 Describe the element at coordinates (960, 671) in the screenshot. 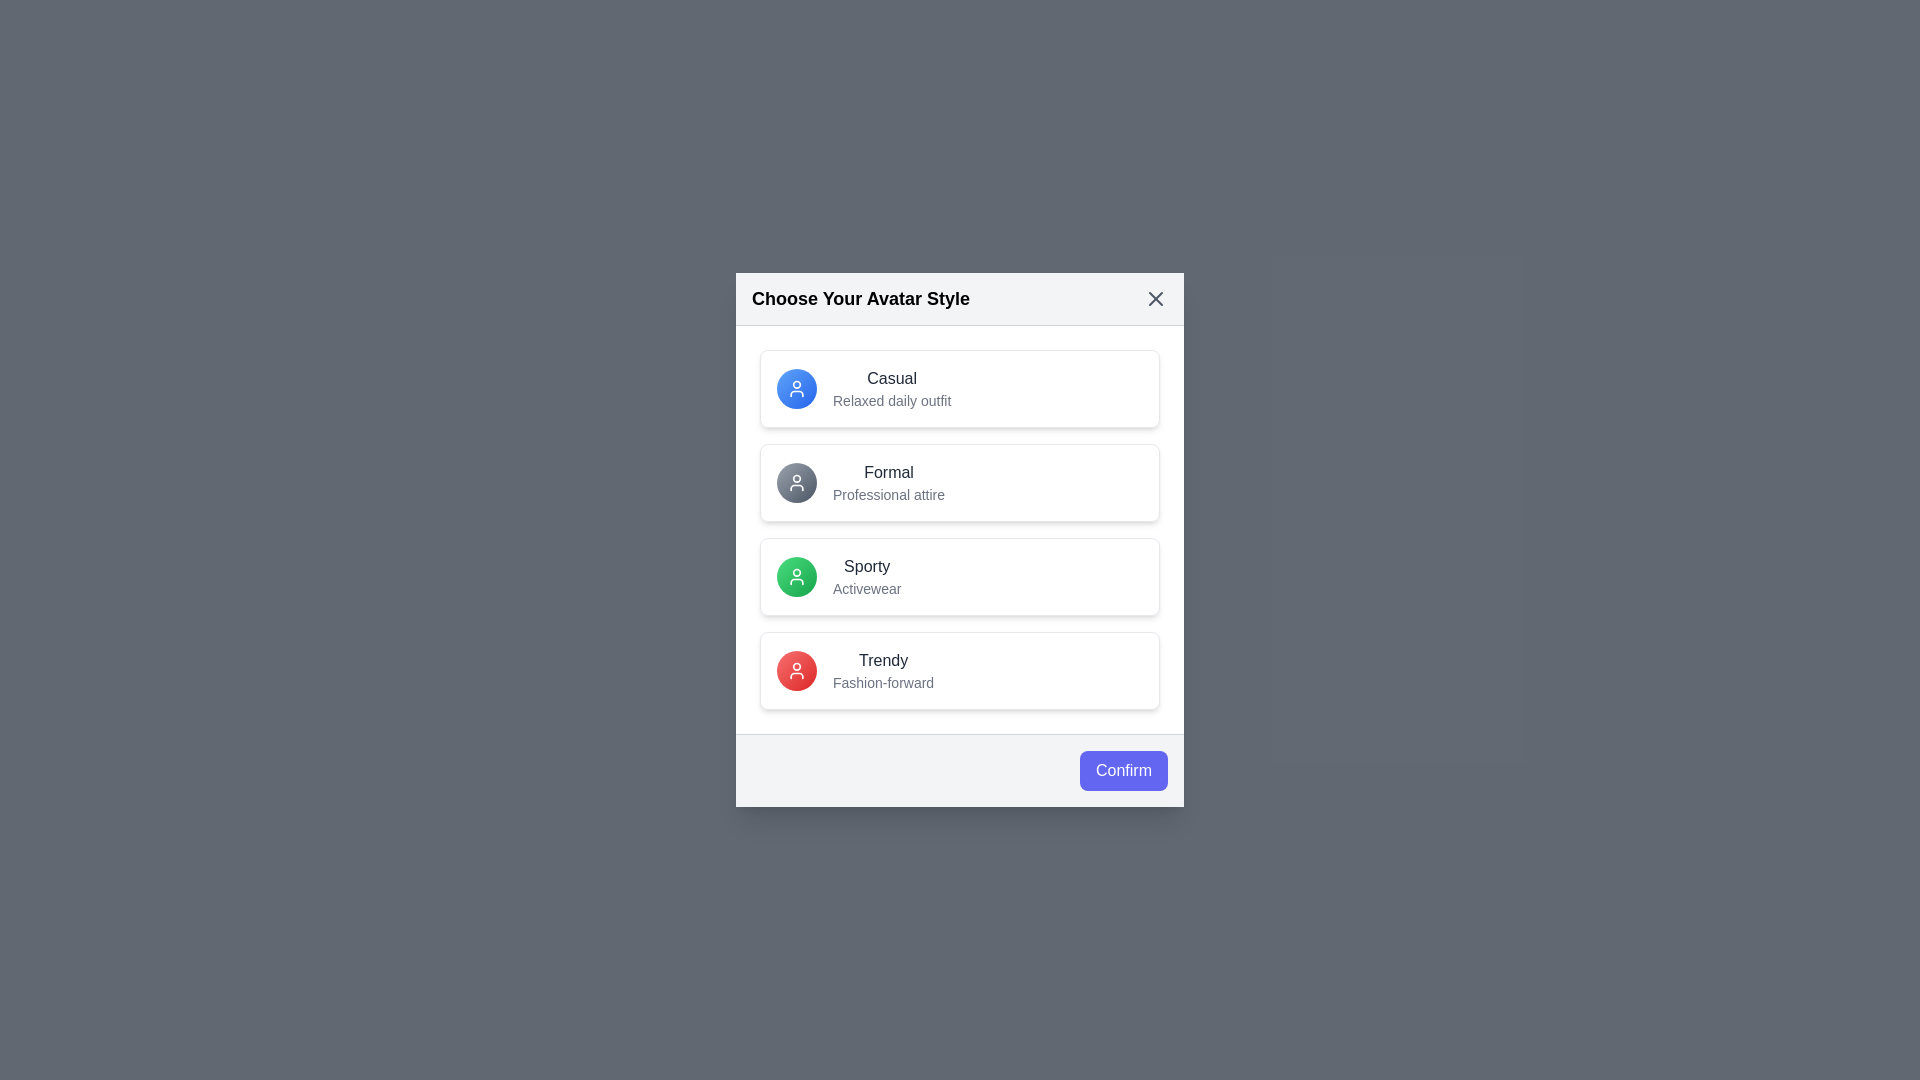

I see `the avatar with style Trendy` at that location.